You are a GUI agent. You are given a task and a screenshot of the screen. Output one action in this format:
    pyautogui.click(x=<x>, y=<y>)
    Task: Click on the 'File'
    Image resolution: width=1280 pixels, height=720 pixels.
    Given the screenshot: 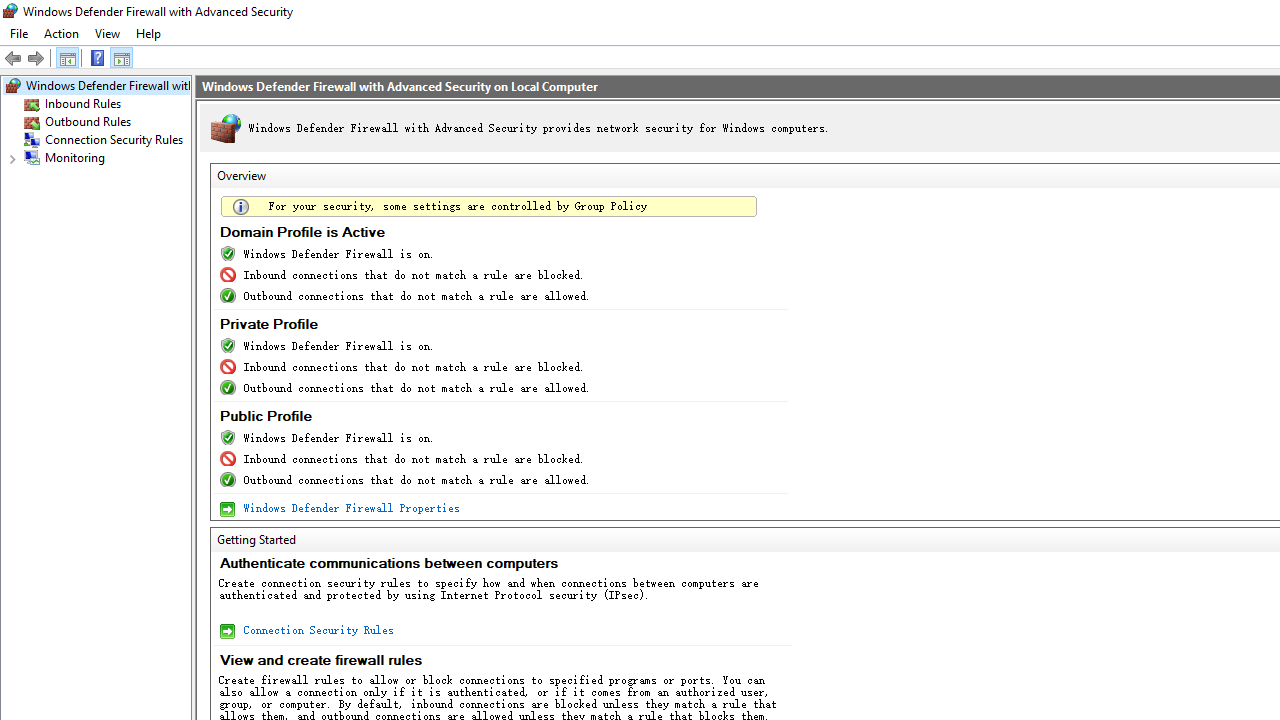 What is the action you would take?
    pyautogui.click(x=19, y=33)
    